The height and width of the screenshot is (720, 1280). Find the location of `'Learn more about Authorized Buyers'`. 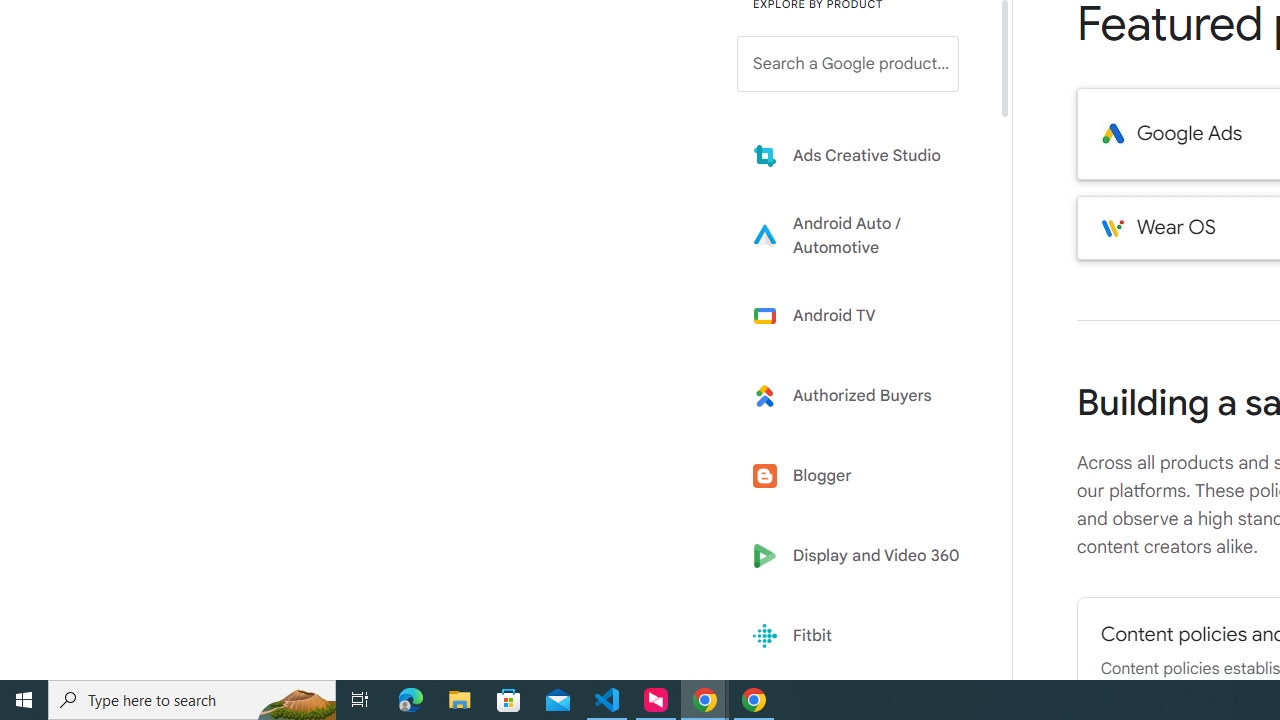

'Learn more about Authorized Buyers' is located at coordinates (862, 396).